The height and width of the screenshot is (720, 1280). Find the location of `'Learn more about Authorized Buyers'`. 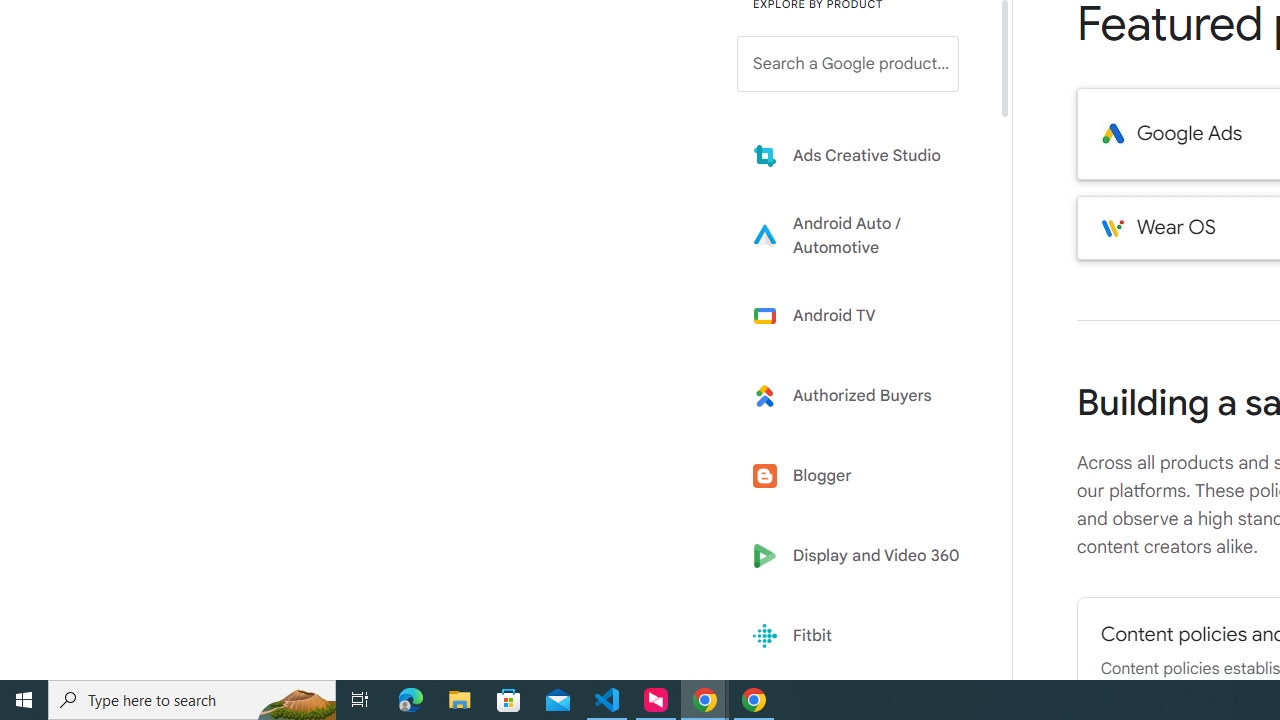

'Learn more about Authorized Buyers' is located at coordinates (862, 396).